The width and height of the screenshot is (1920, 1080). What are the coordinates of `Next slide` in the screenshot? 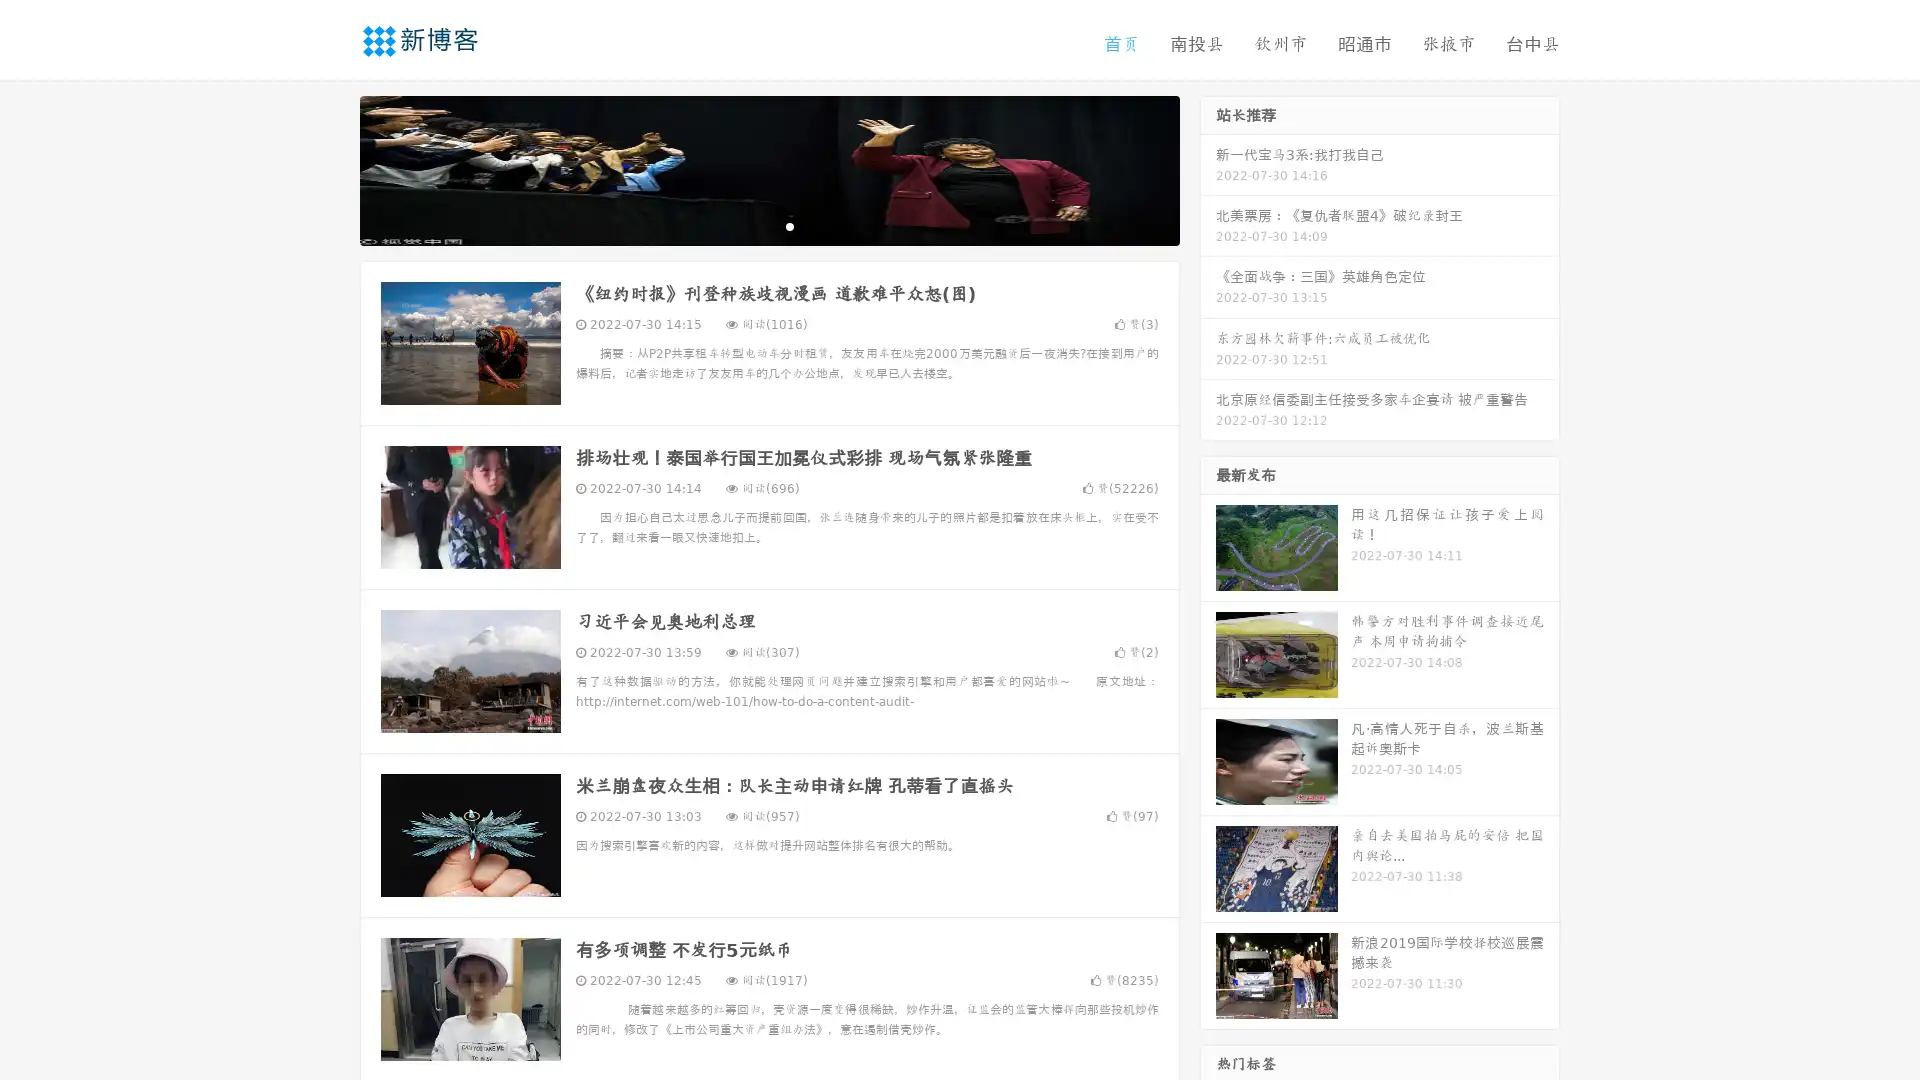 It's located at (1208, 168).